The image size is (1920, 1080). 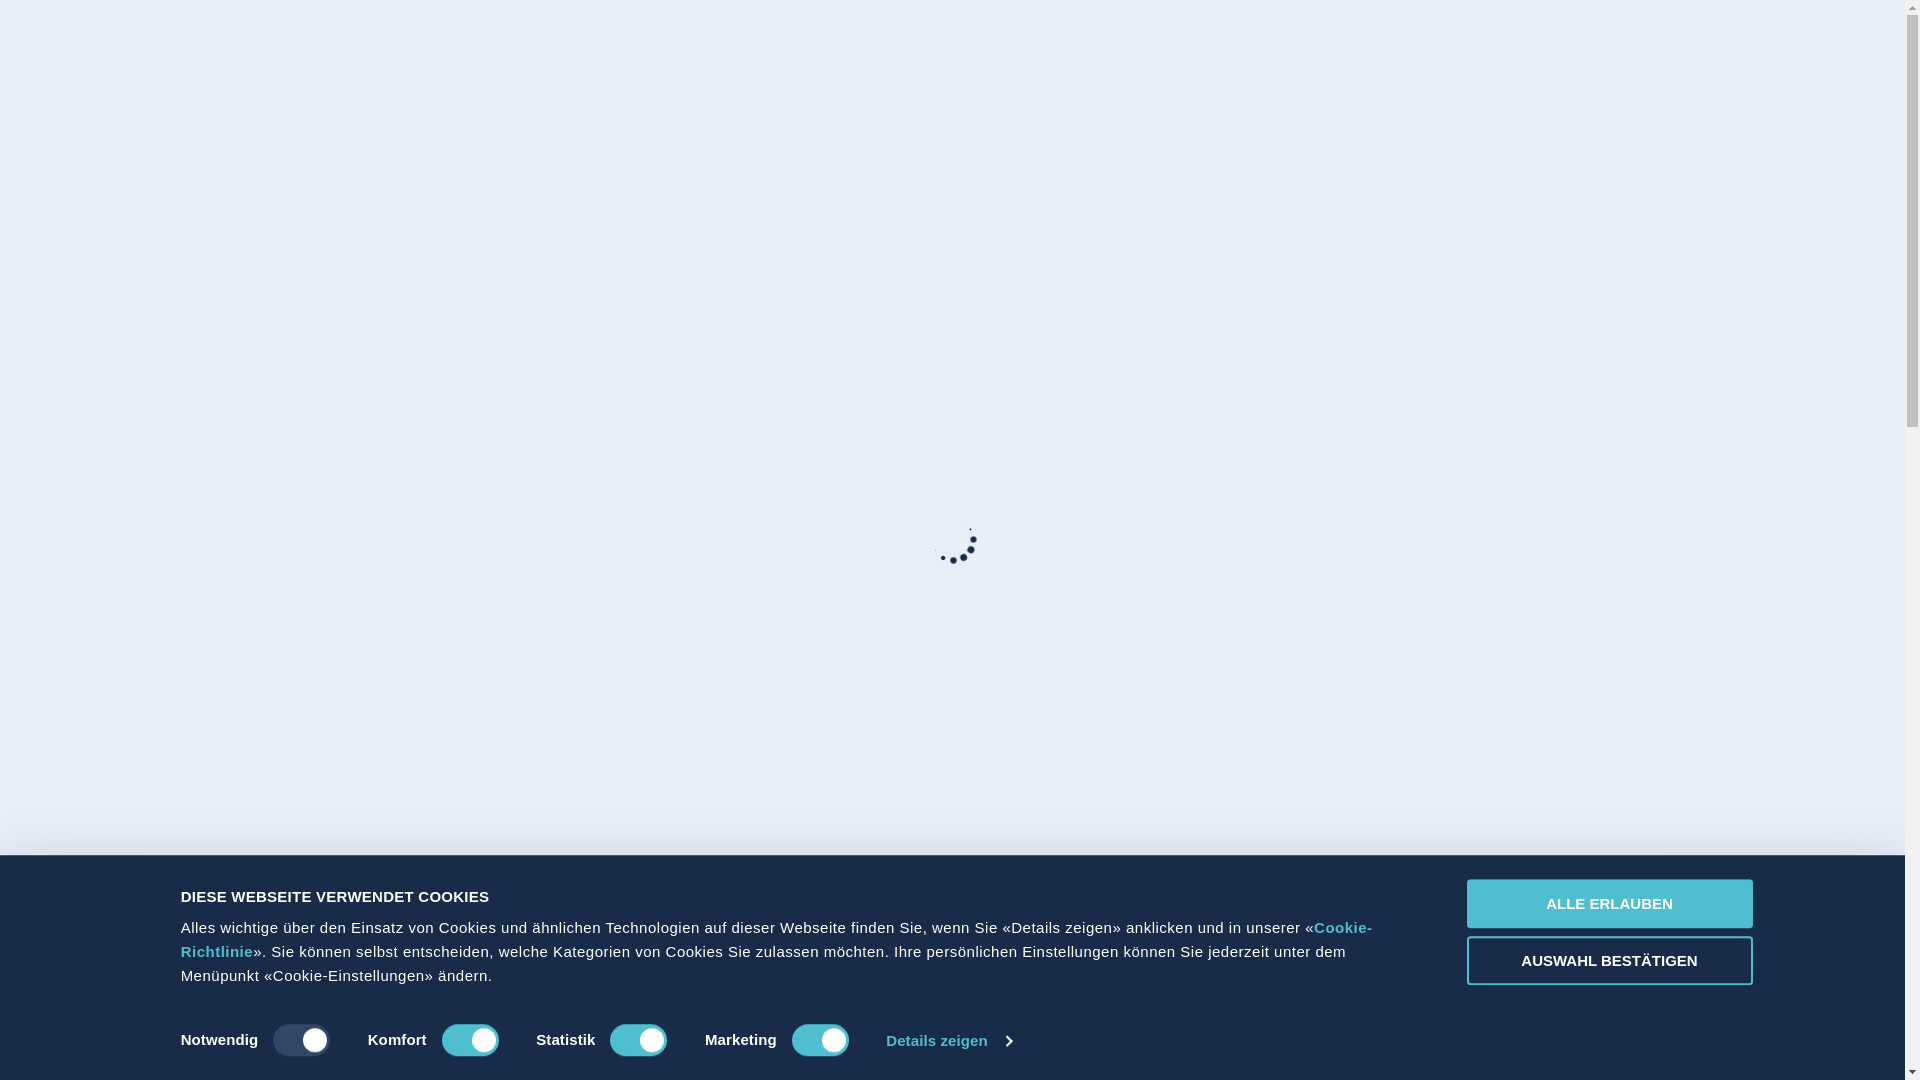 What do you see at coordinates (1464, 49) in the screenshot?
I see `'EN'` at bounding box center [1464, 49].